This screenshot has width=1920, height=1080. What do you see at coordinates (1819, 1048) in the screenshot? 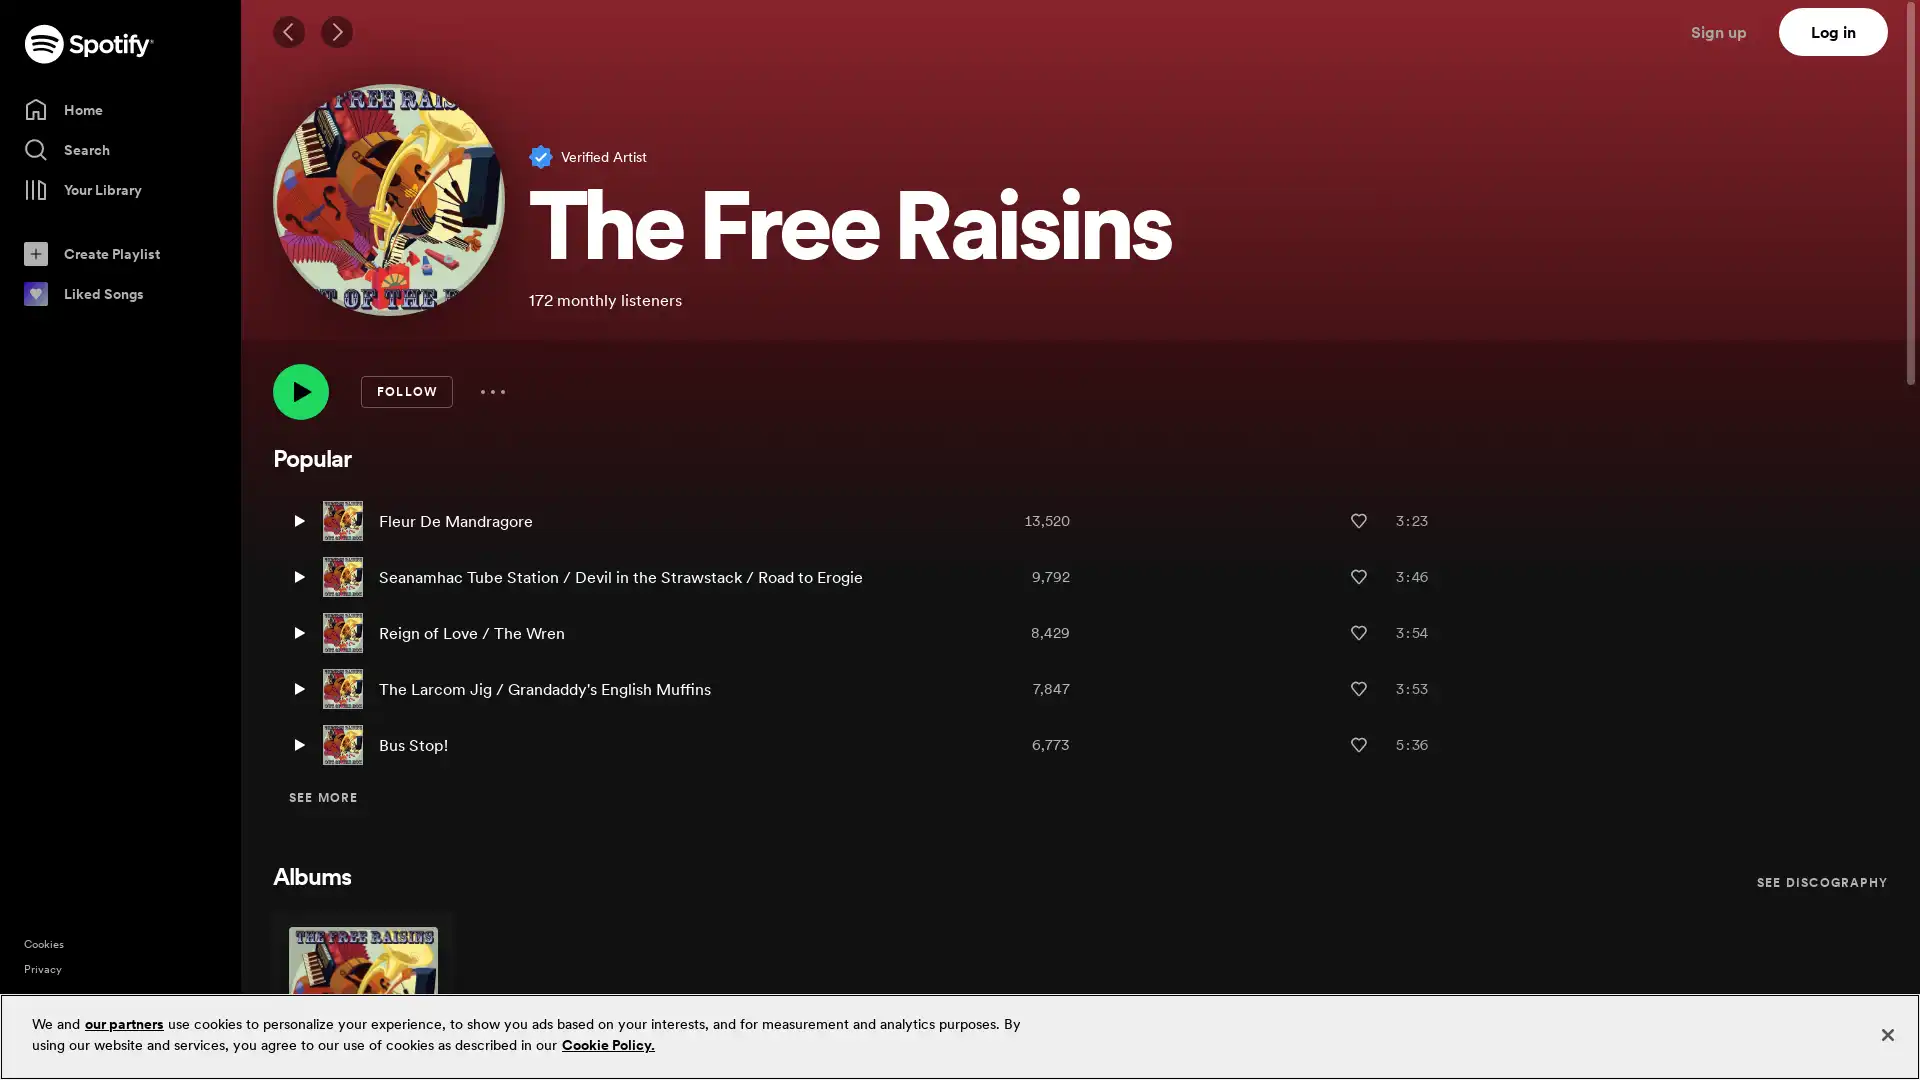
I see `Sign up free` at bounding box center [1819, 1048].